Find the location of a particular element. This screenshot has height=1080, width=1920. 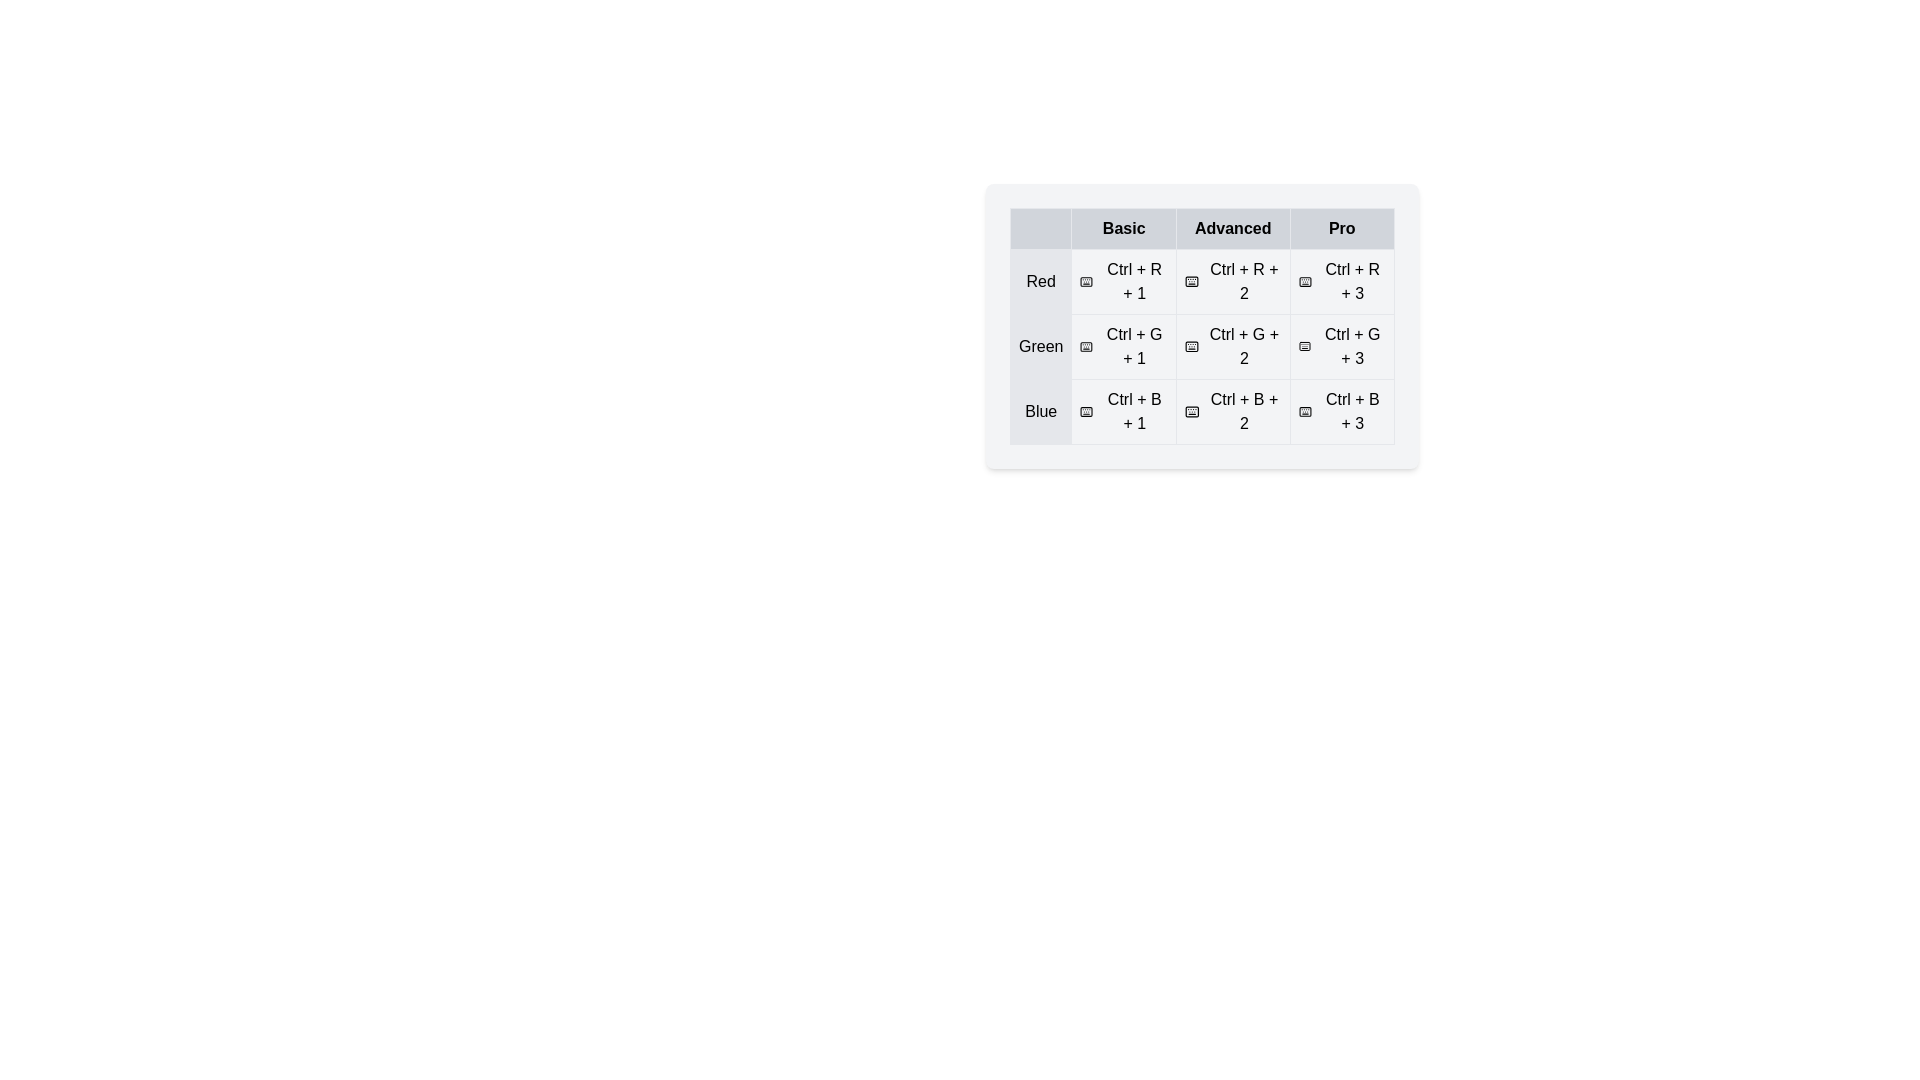

descriptive text with an accompanying icon located in the third row and third column of the grid, under the 'Pro' header is located at coordinates (1342, 281).